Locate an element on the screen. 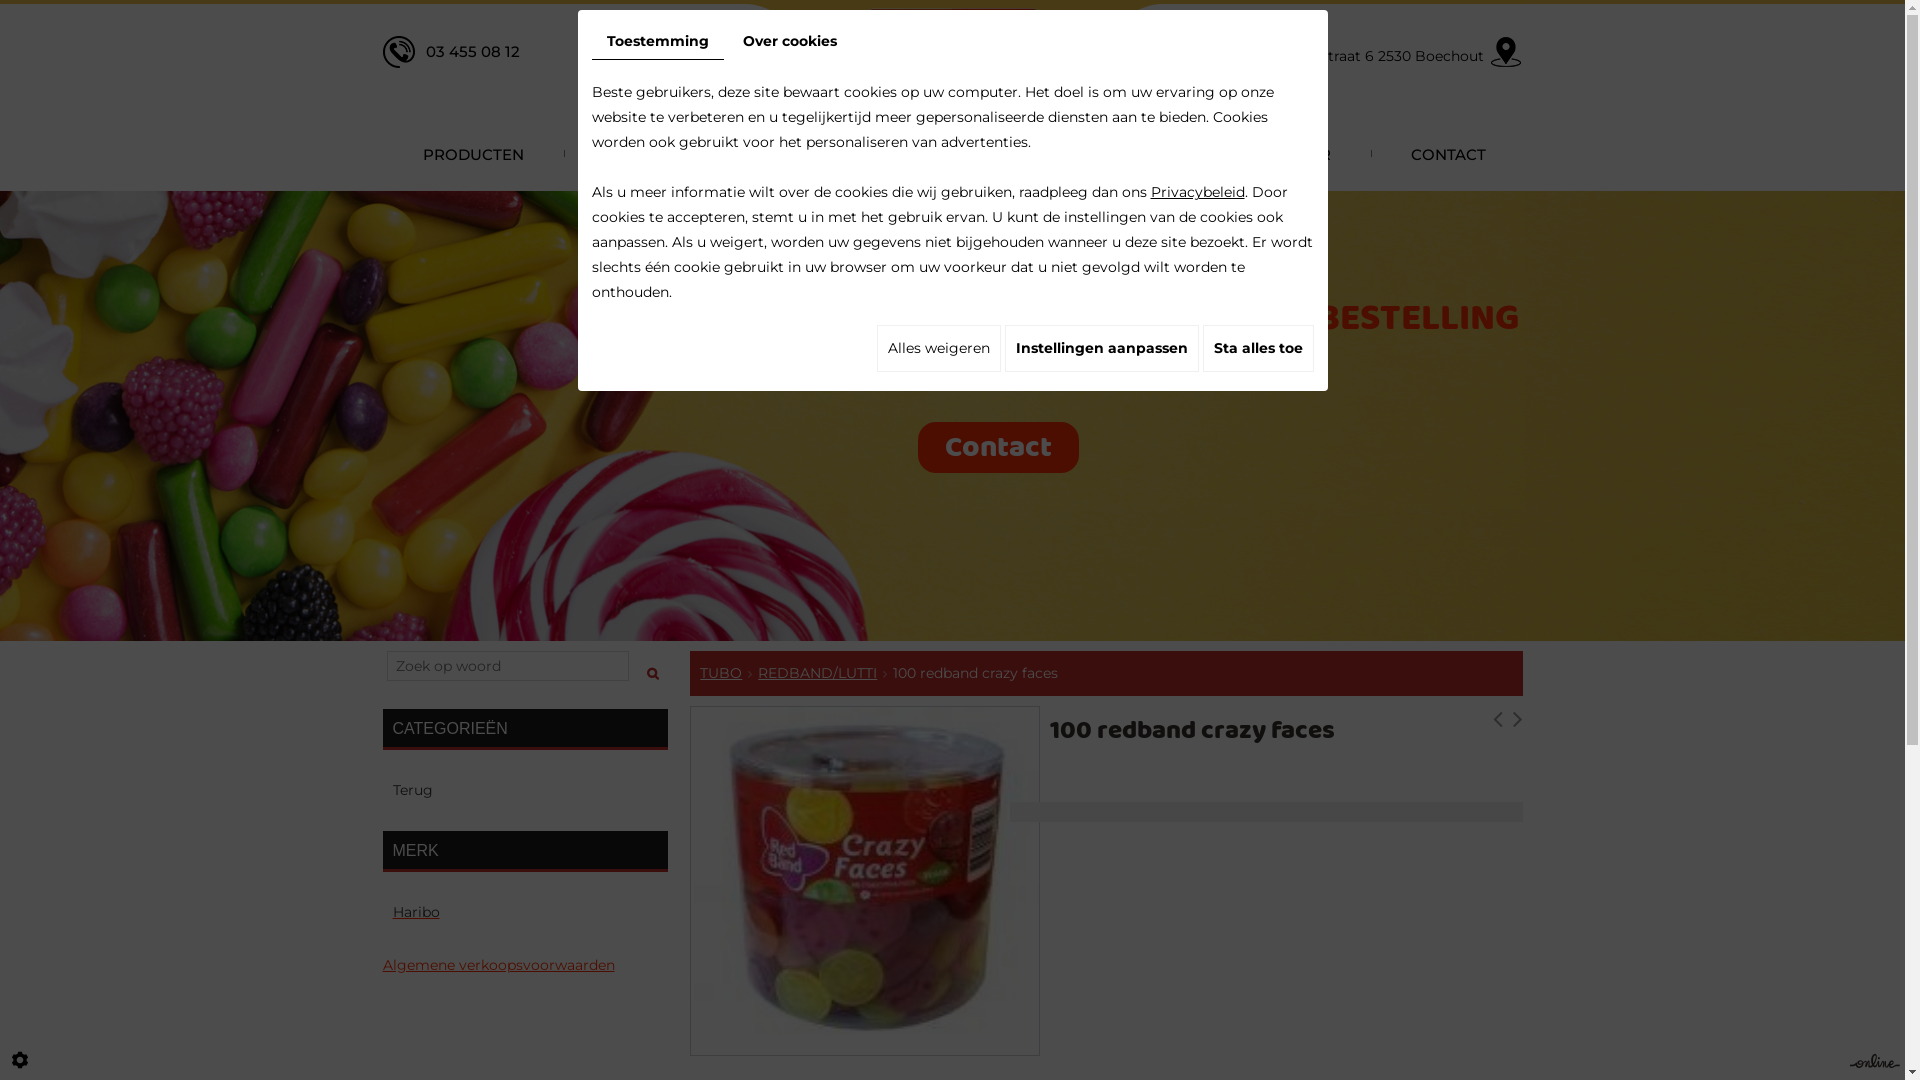 The height and width of the screenshot is (1080, 1920). 'Algemene verkoopsvoorwaarden' is located at coordinates (382, 963).